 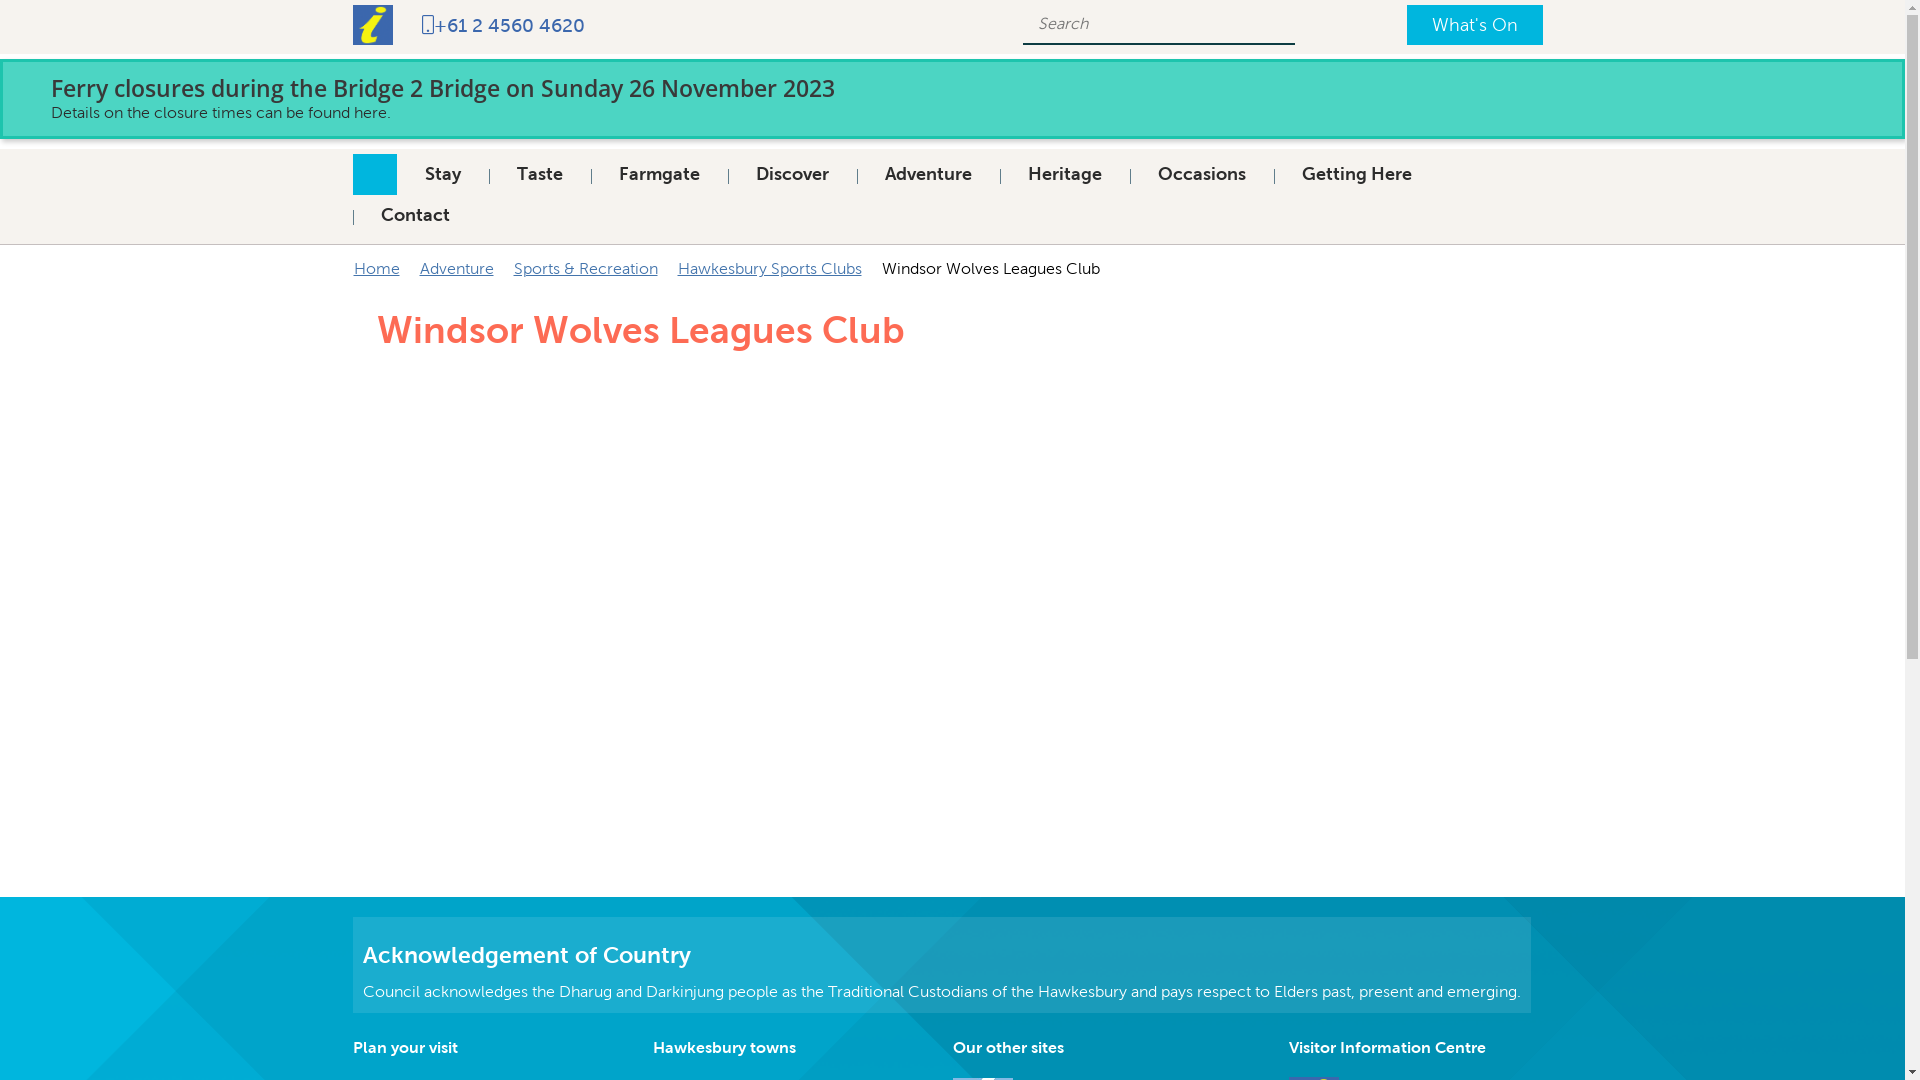 What do you see at coordinates (377, 267) in the screenshot?
I see `'Home'` at bounding box center [377, 267].